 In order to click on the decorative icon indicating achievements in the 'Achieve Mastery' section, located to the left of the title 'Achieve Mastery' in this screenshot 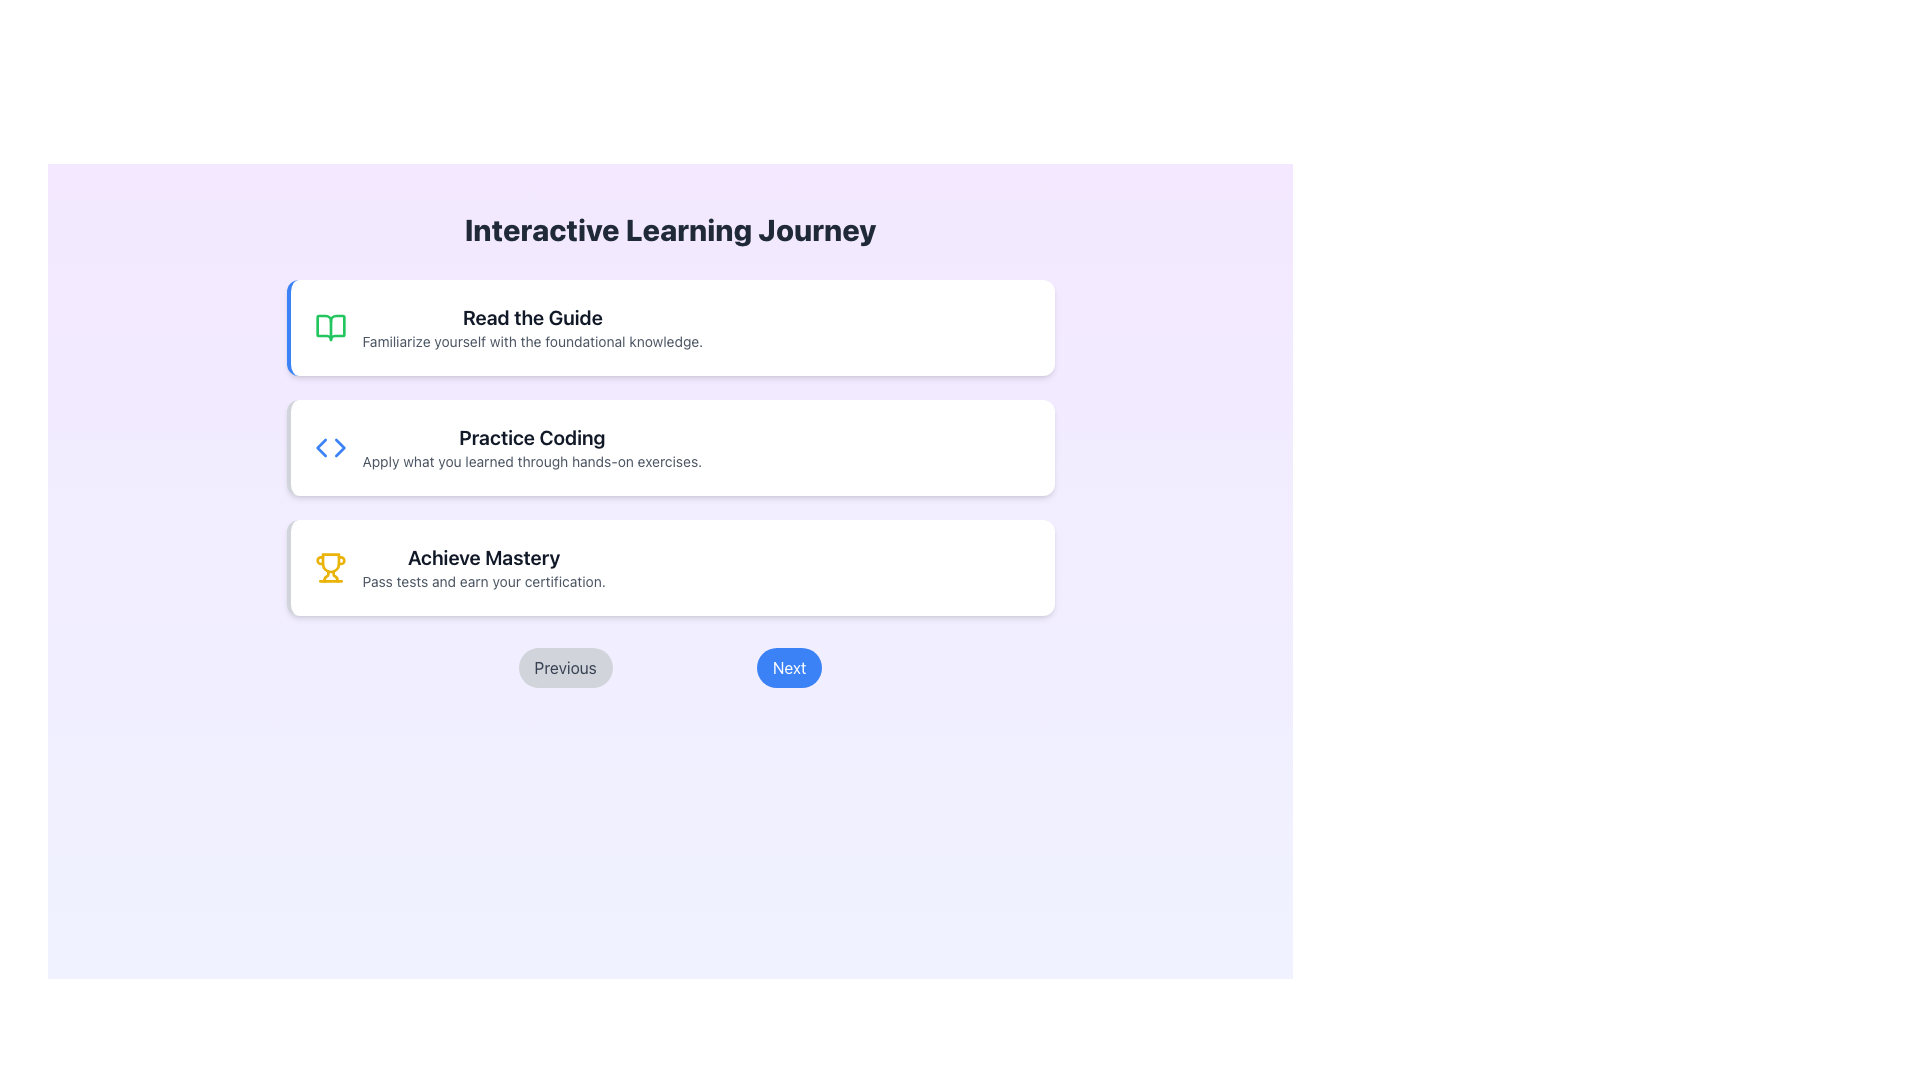, I will do `click(330, 567)`.